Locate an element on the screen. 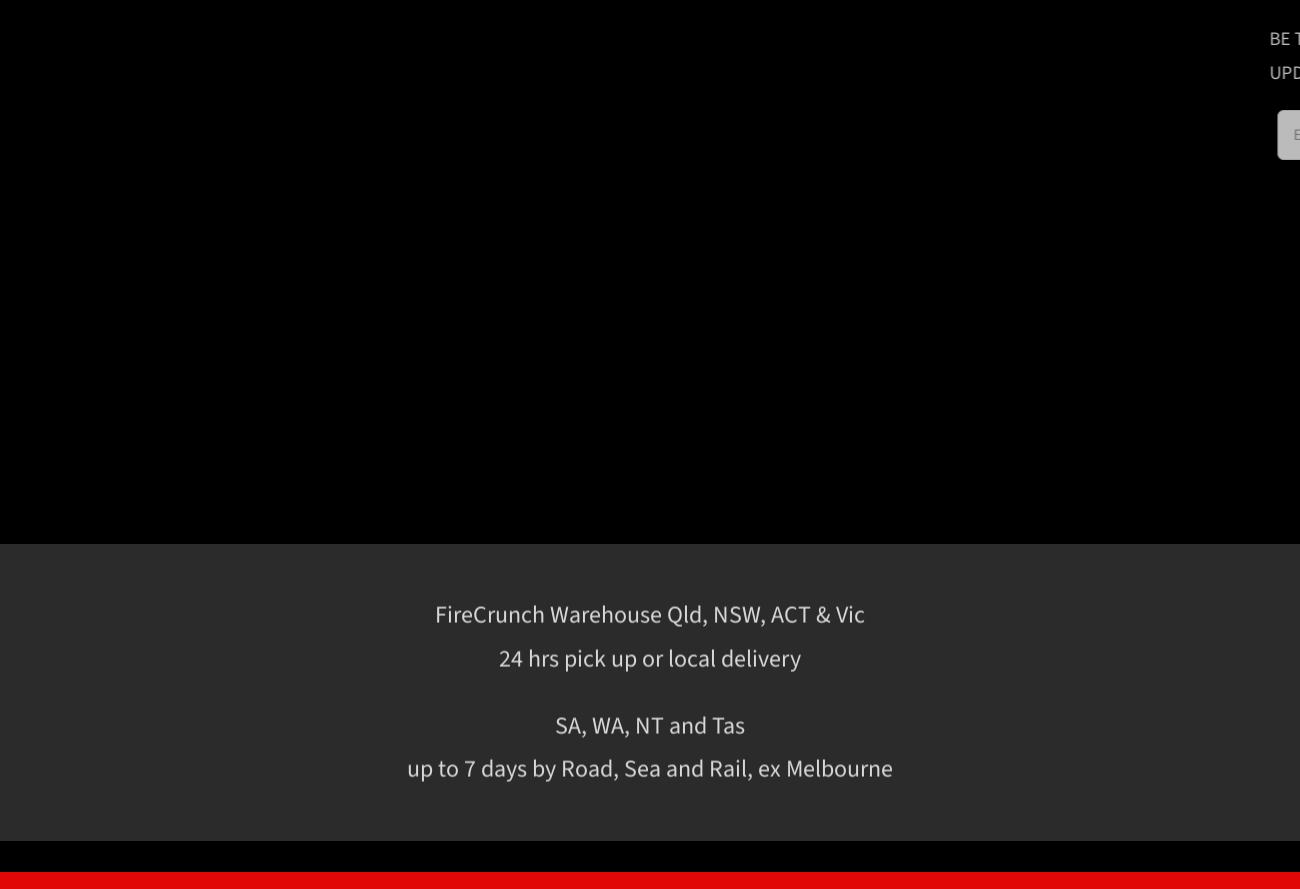 The width and height of the screenshot is (1300, 889). 'Archify Product Sourcing' is located at coordinates (1080, 780).